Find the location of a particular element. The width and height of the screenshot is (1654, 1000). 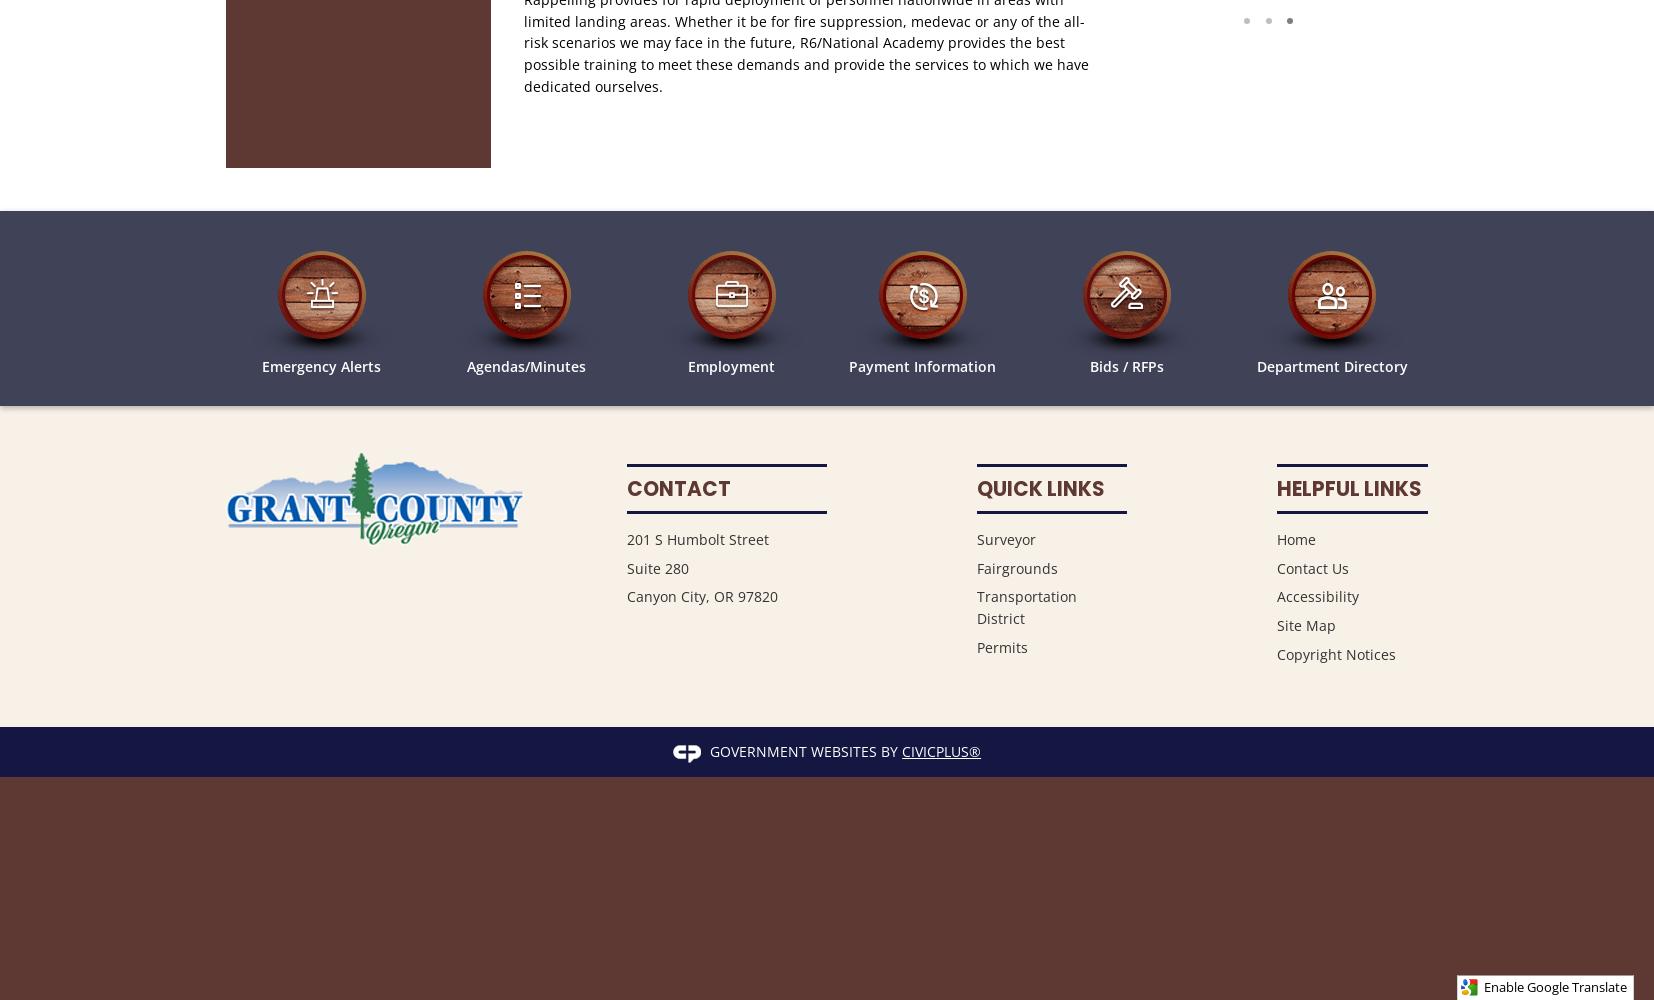

'Site Map' is located at coordinates (1306, 625).